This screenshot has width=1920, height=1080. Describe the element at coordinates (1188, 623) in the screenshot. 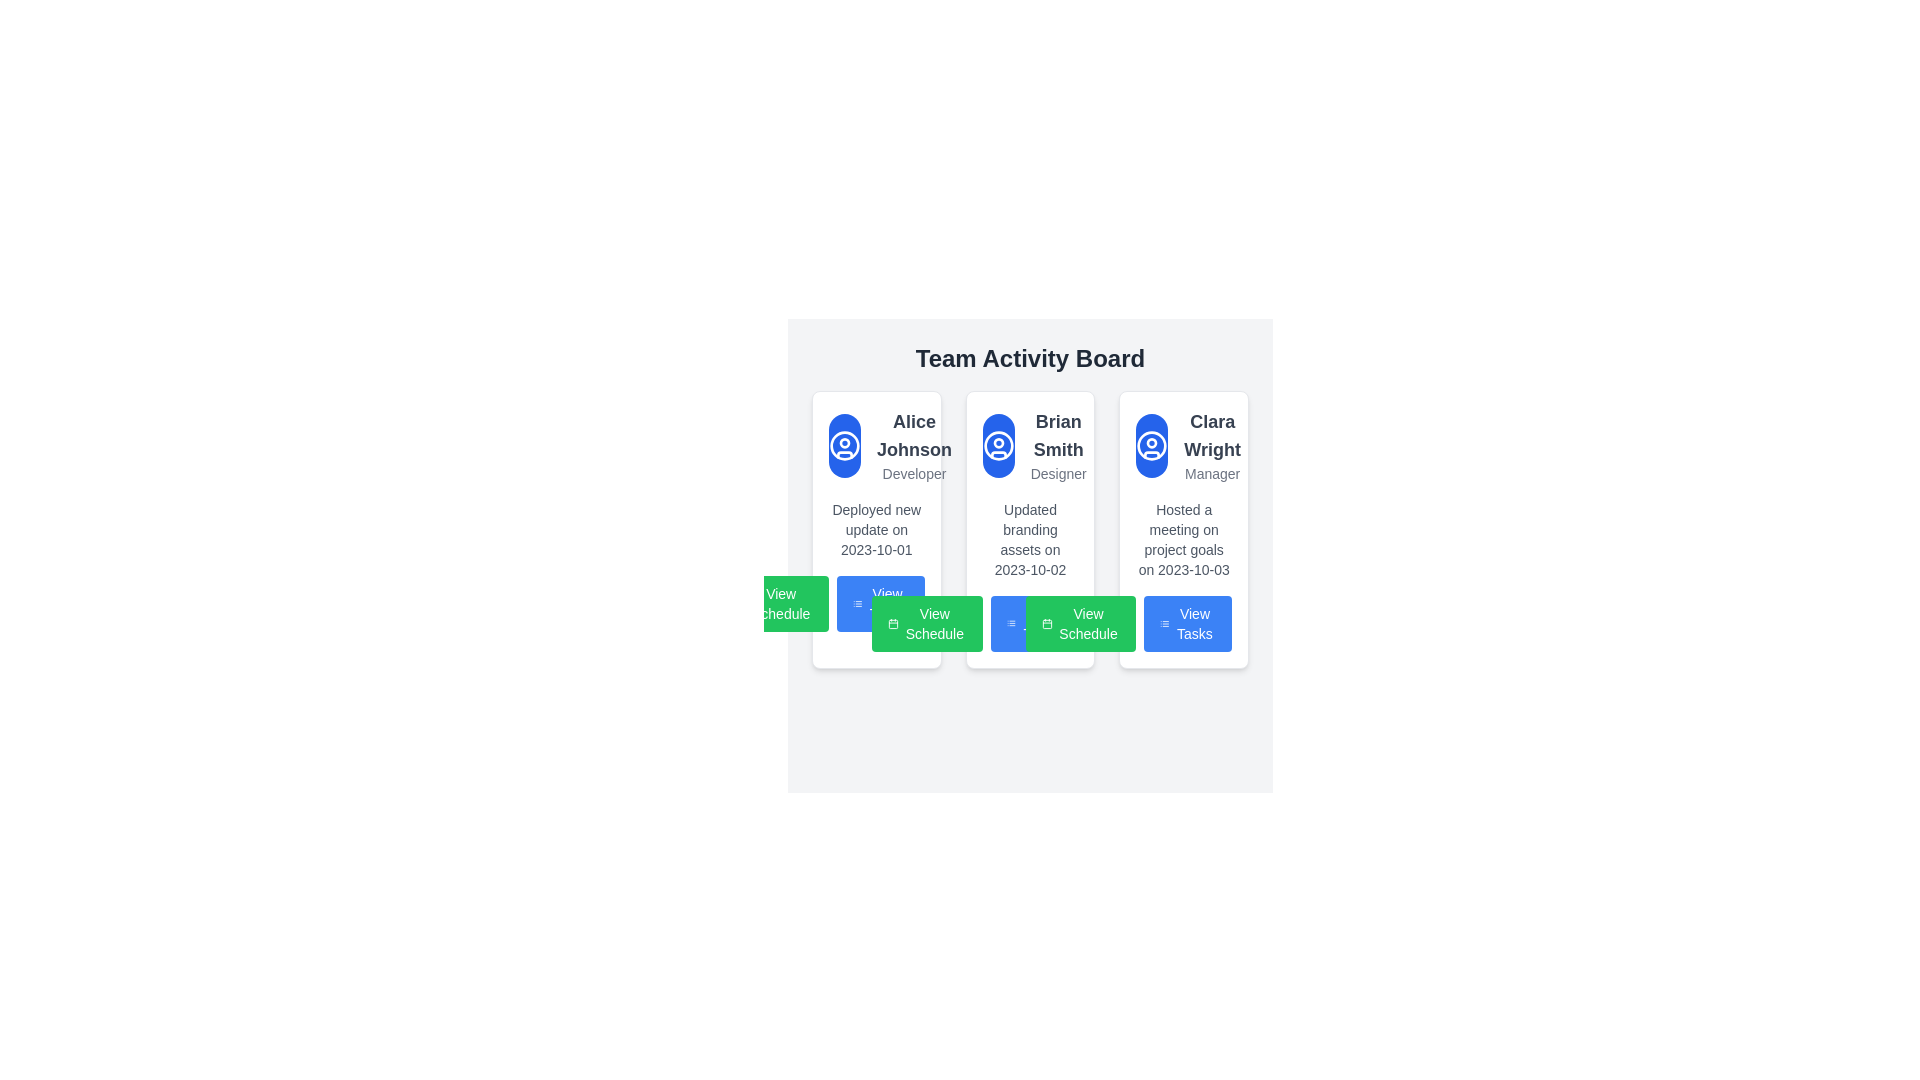

I see `the 'View Tasks' button, which has rounded corners, a blue background, and a white text label with an icon of a list to the left, located at the bottom of the 'Clara Wright - Manager' card` at that location.